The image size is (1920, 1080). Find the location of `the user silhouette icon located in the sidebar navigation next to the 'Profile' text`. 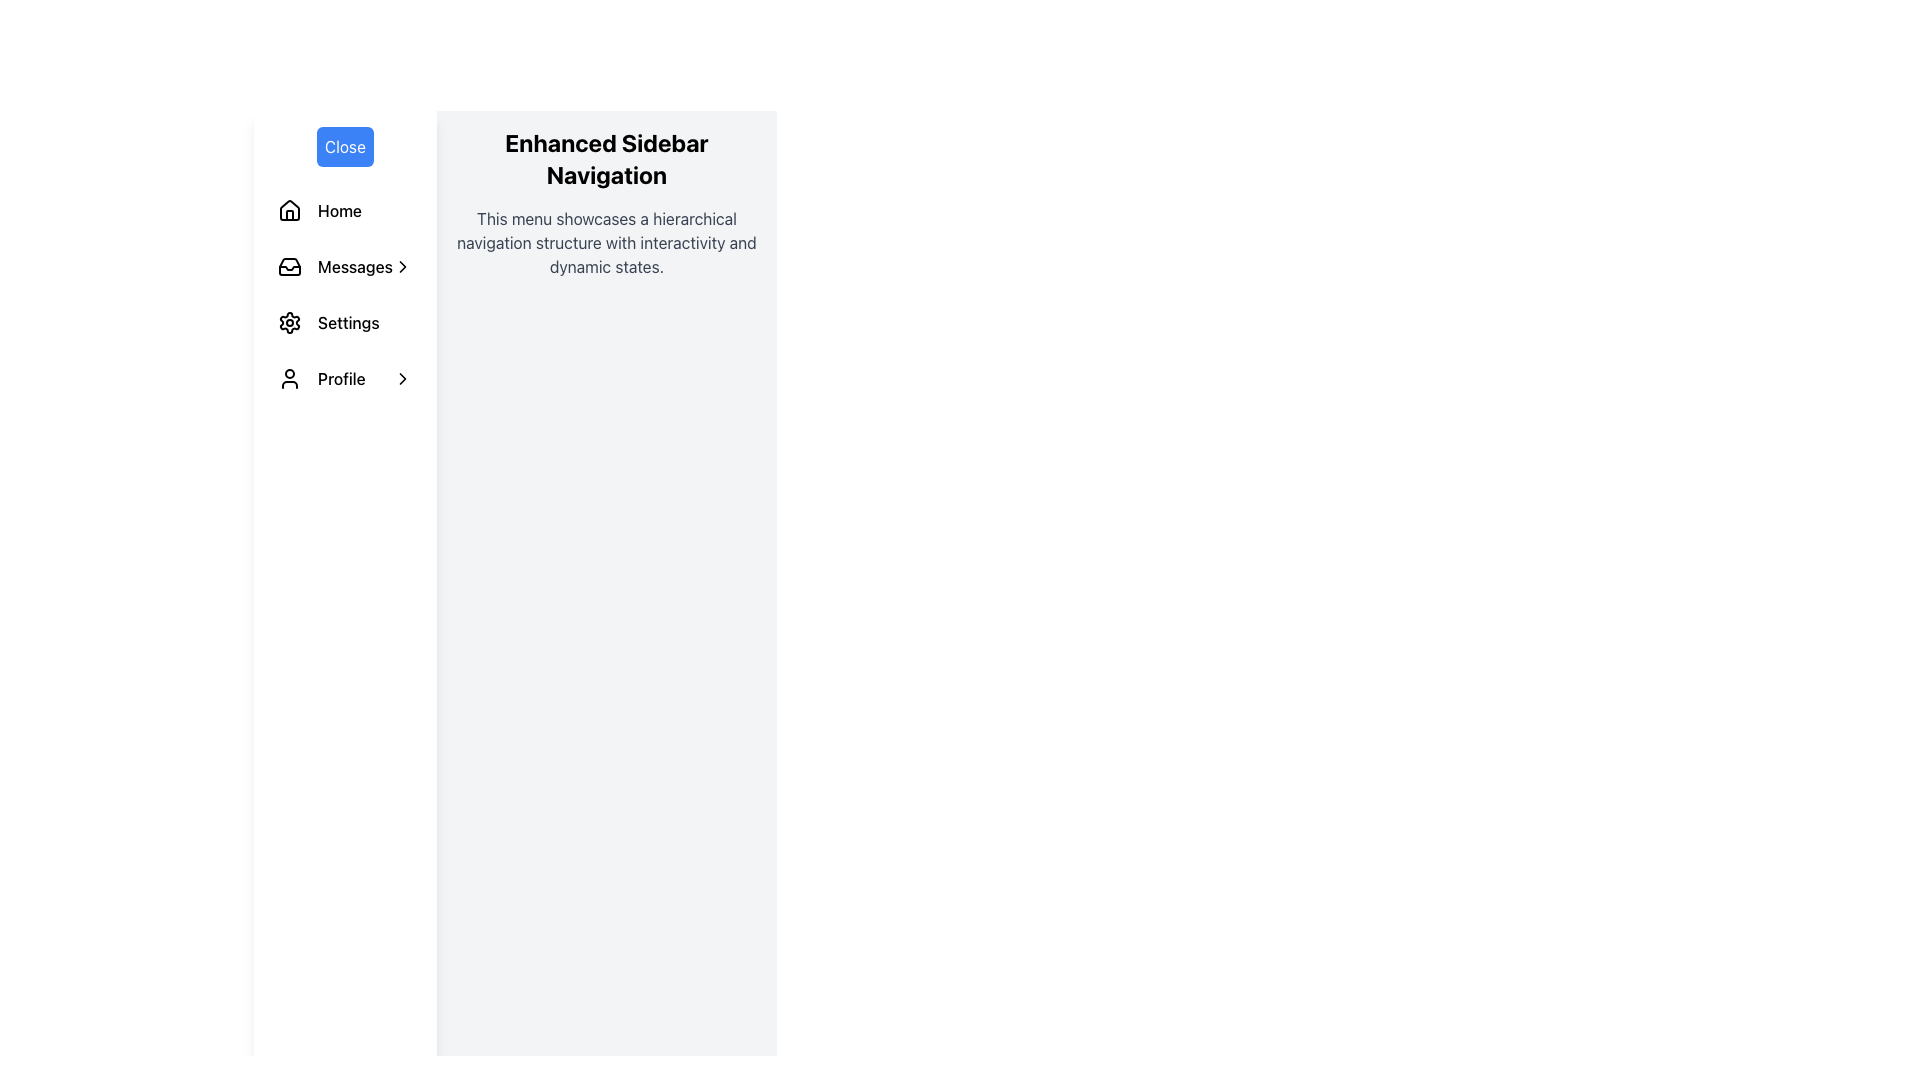

the user silhouette icon located in the sidebar navigation next to the 'Profile' text is located at coordinates (288, 378).